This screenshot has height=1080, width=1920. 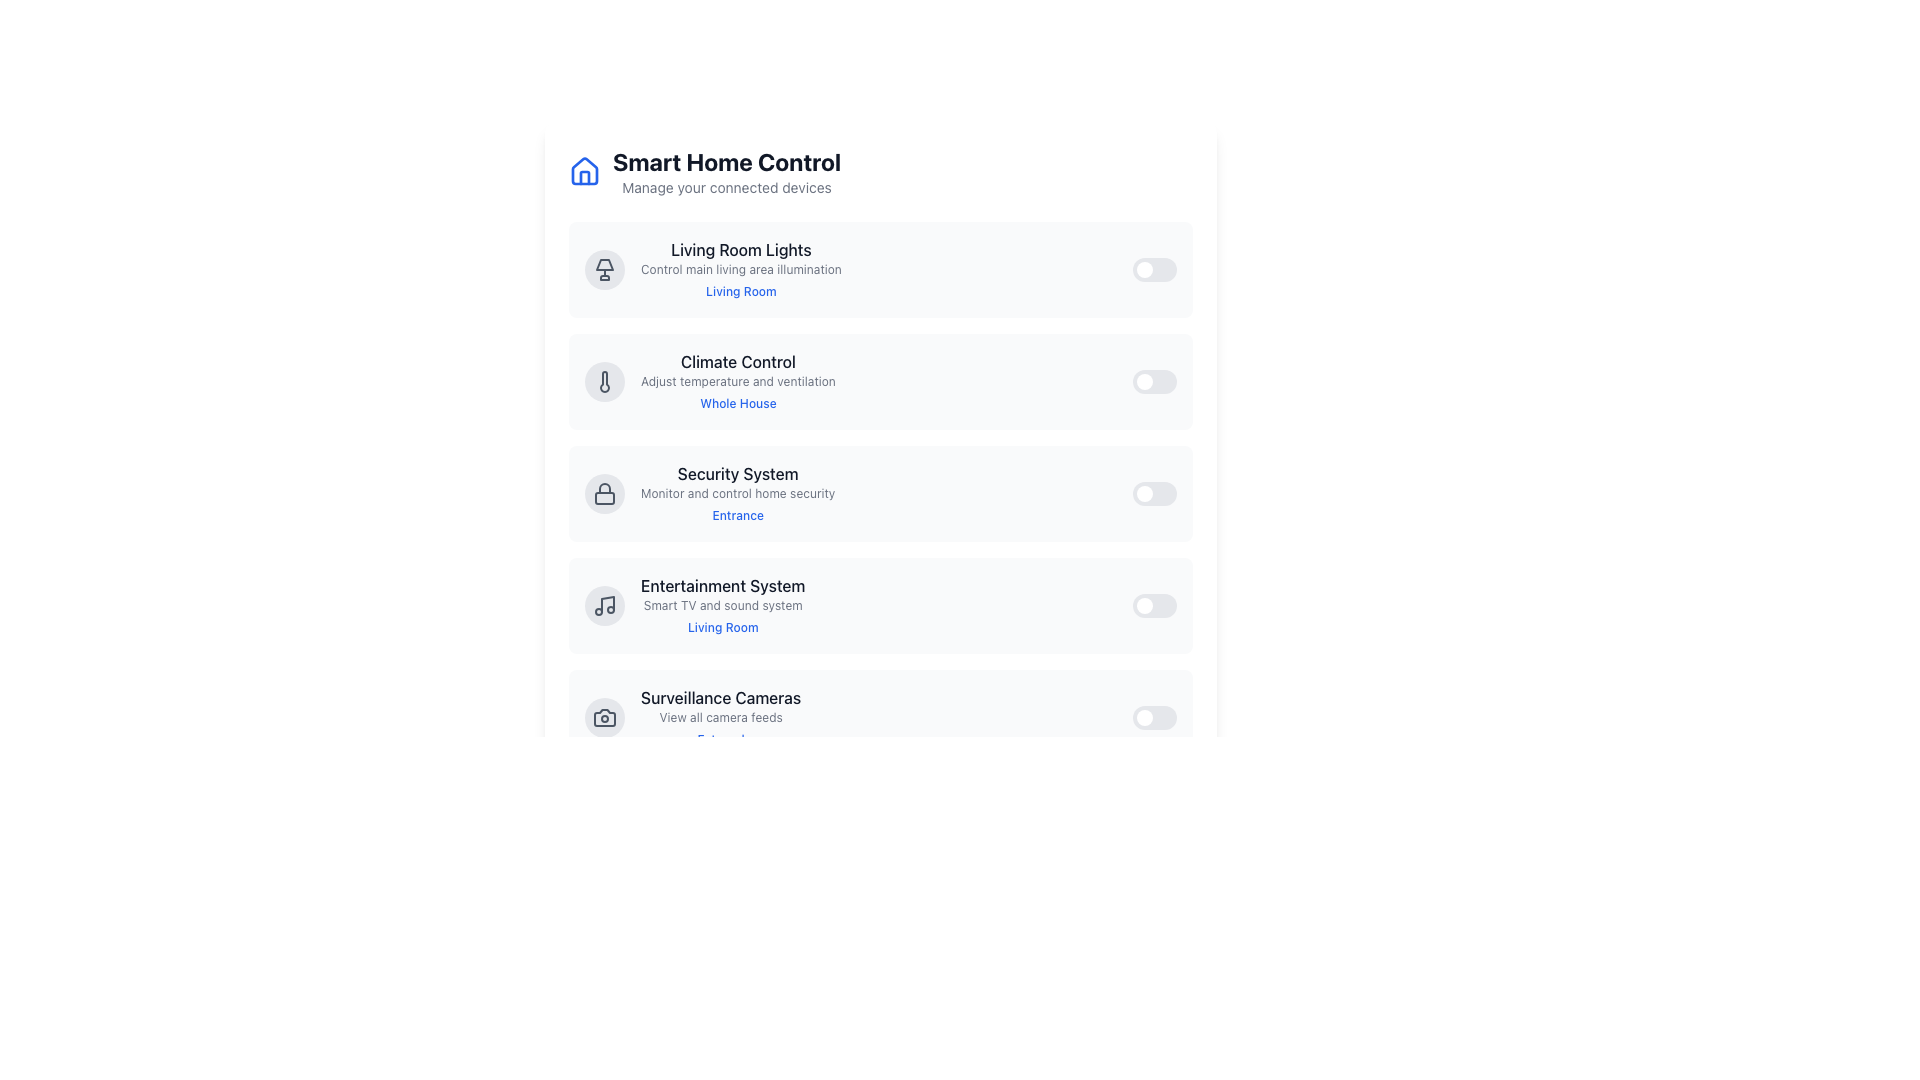 I want to click on the icon button located at the far left of the 'Surveillance Cameras' section, so click(x=603, y=716).